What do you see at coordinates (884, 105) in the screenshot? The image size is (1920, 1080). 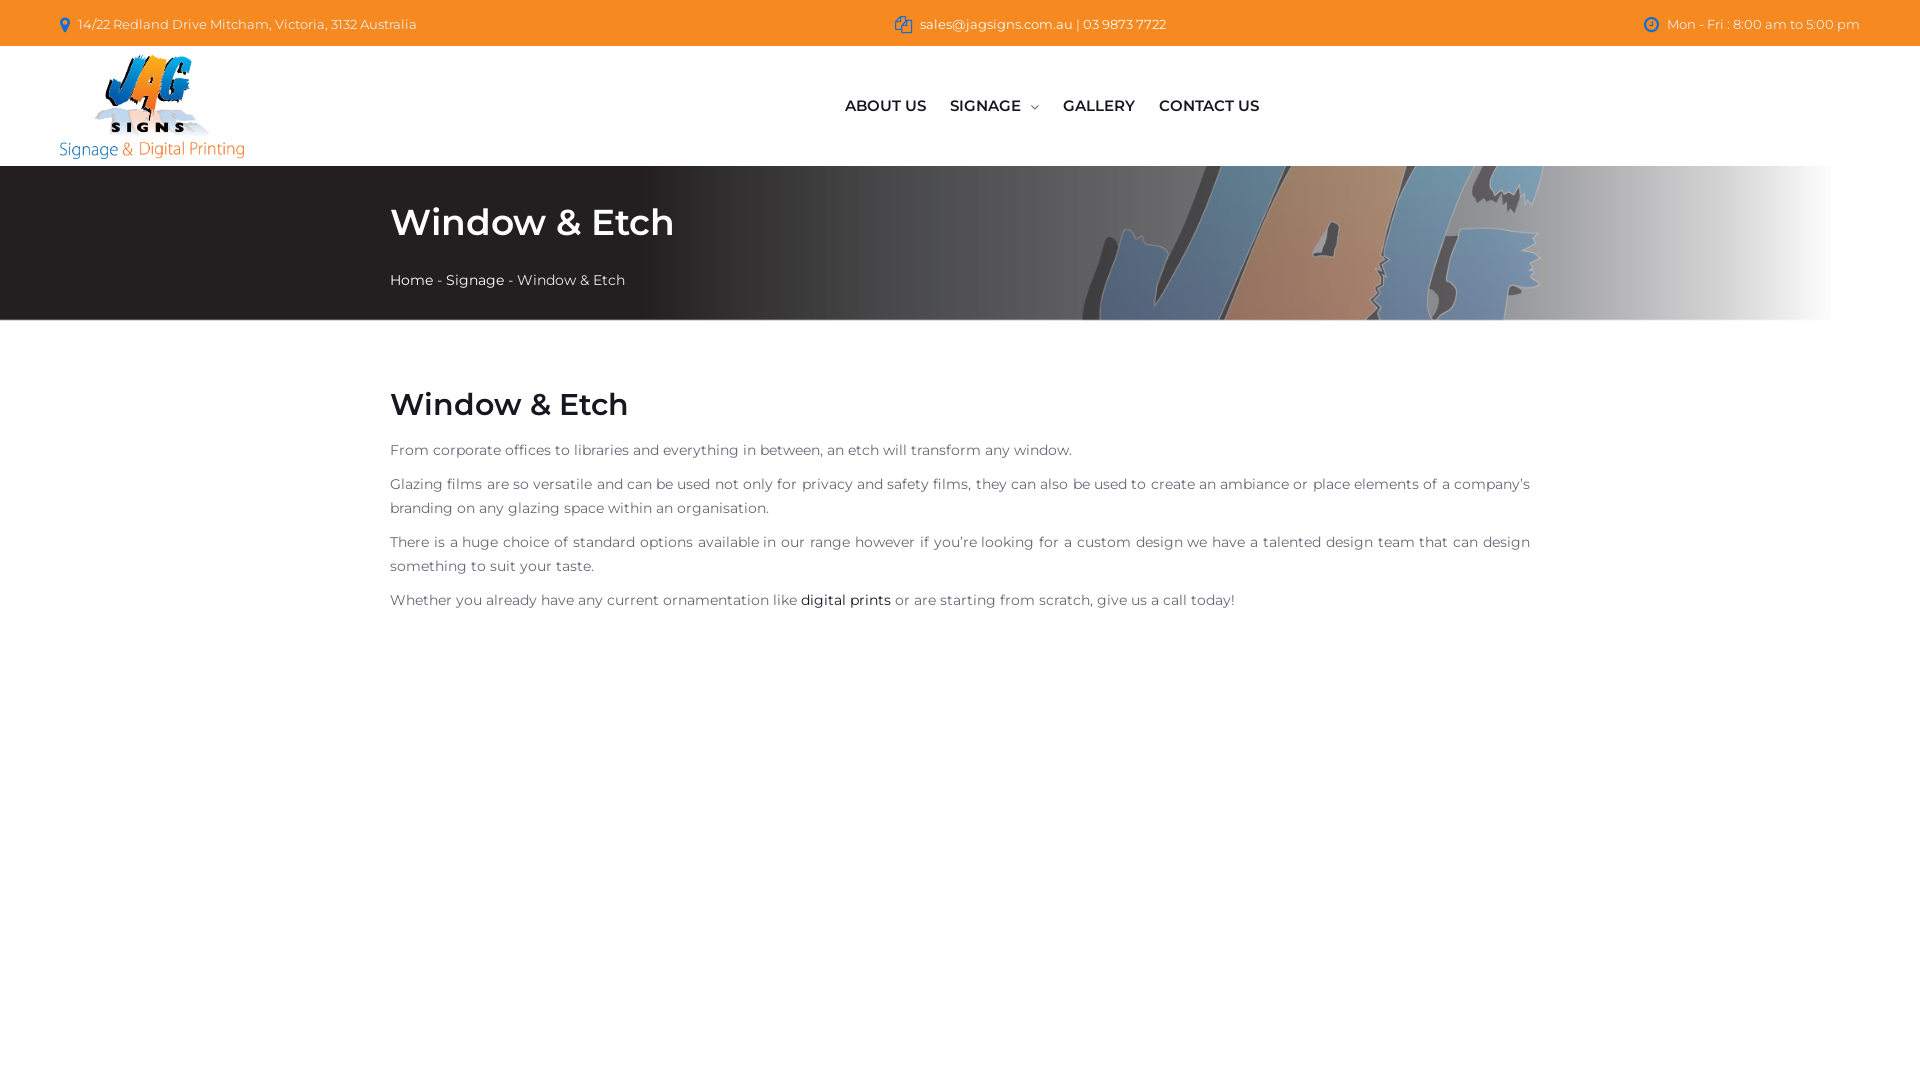 I see `'ABOUT US'` at bounding box center [884, 105].